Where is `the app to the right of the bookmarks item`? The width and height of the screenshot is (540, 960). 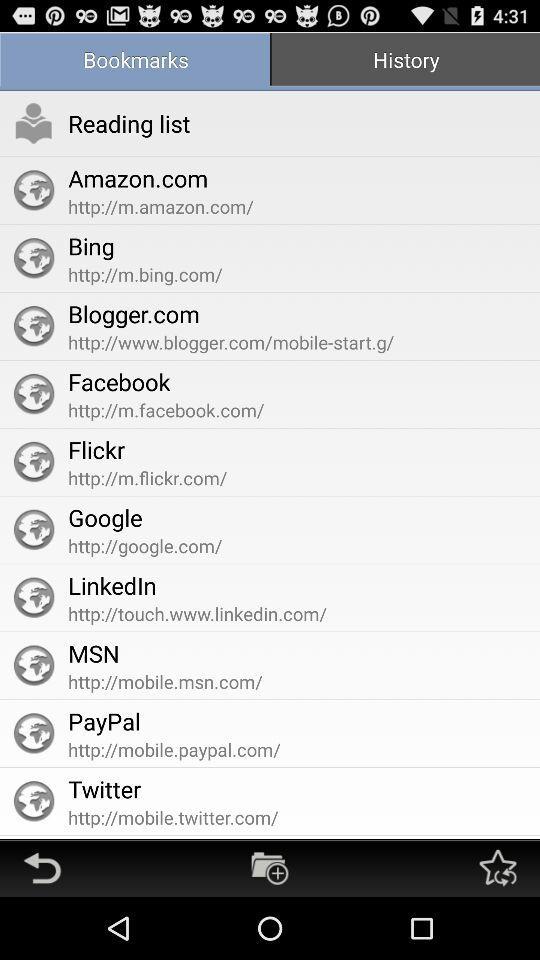 the app to the right of the bookmarks item is located at coordinates (405, 61).